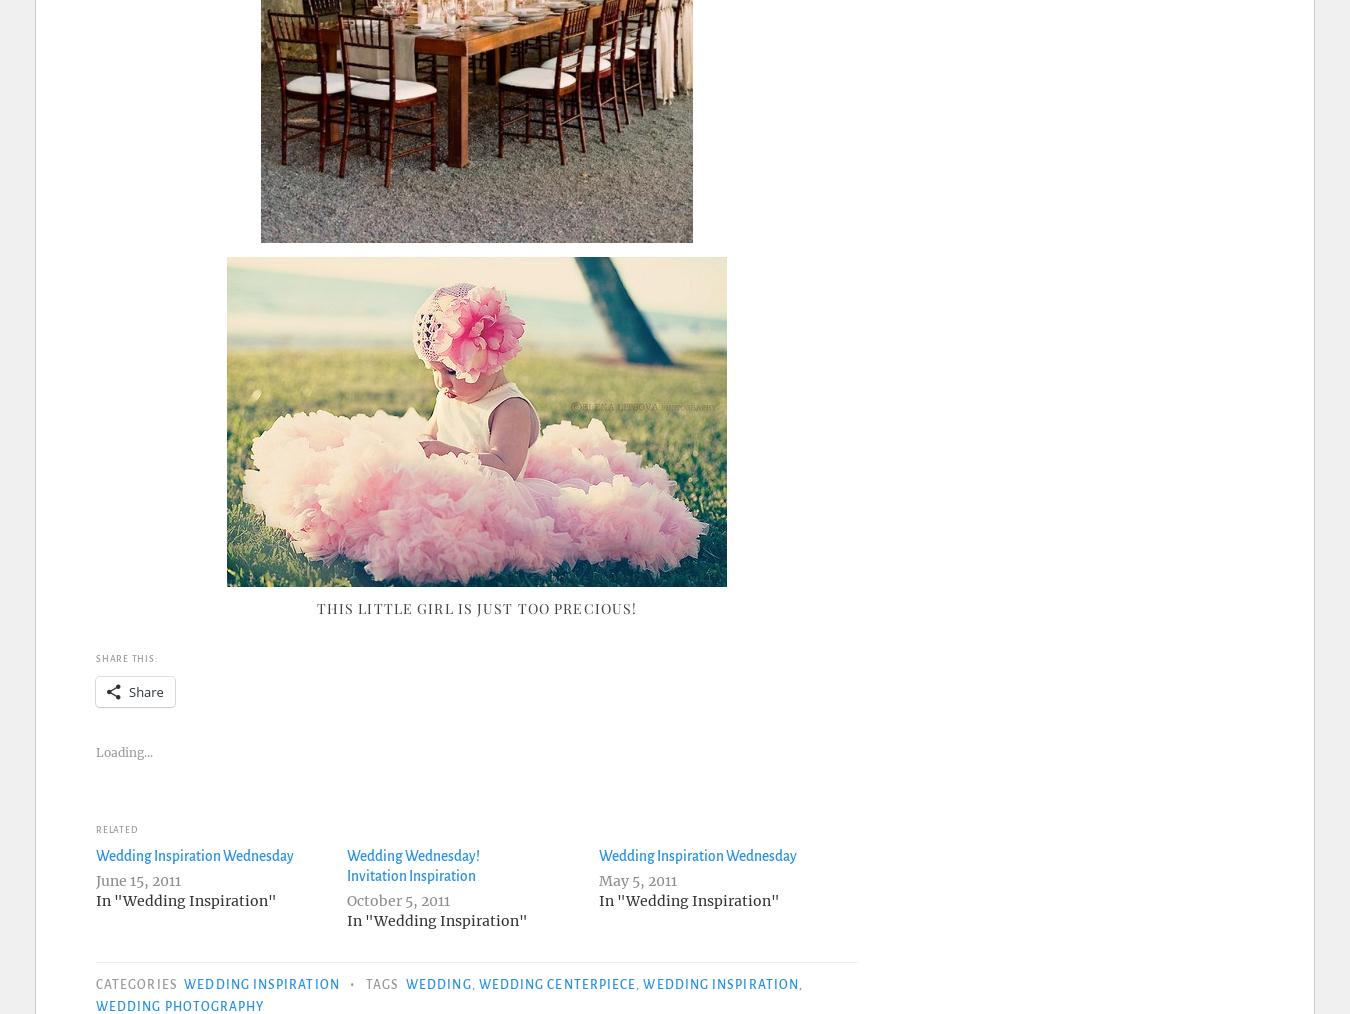 The width and height of the screenshot is (1350, 1014). What do you see at coordinates (94, 658) in the screenshot?
I see `'Share this:'` at bounding box center [94, 658].